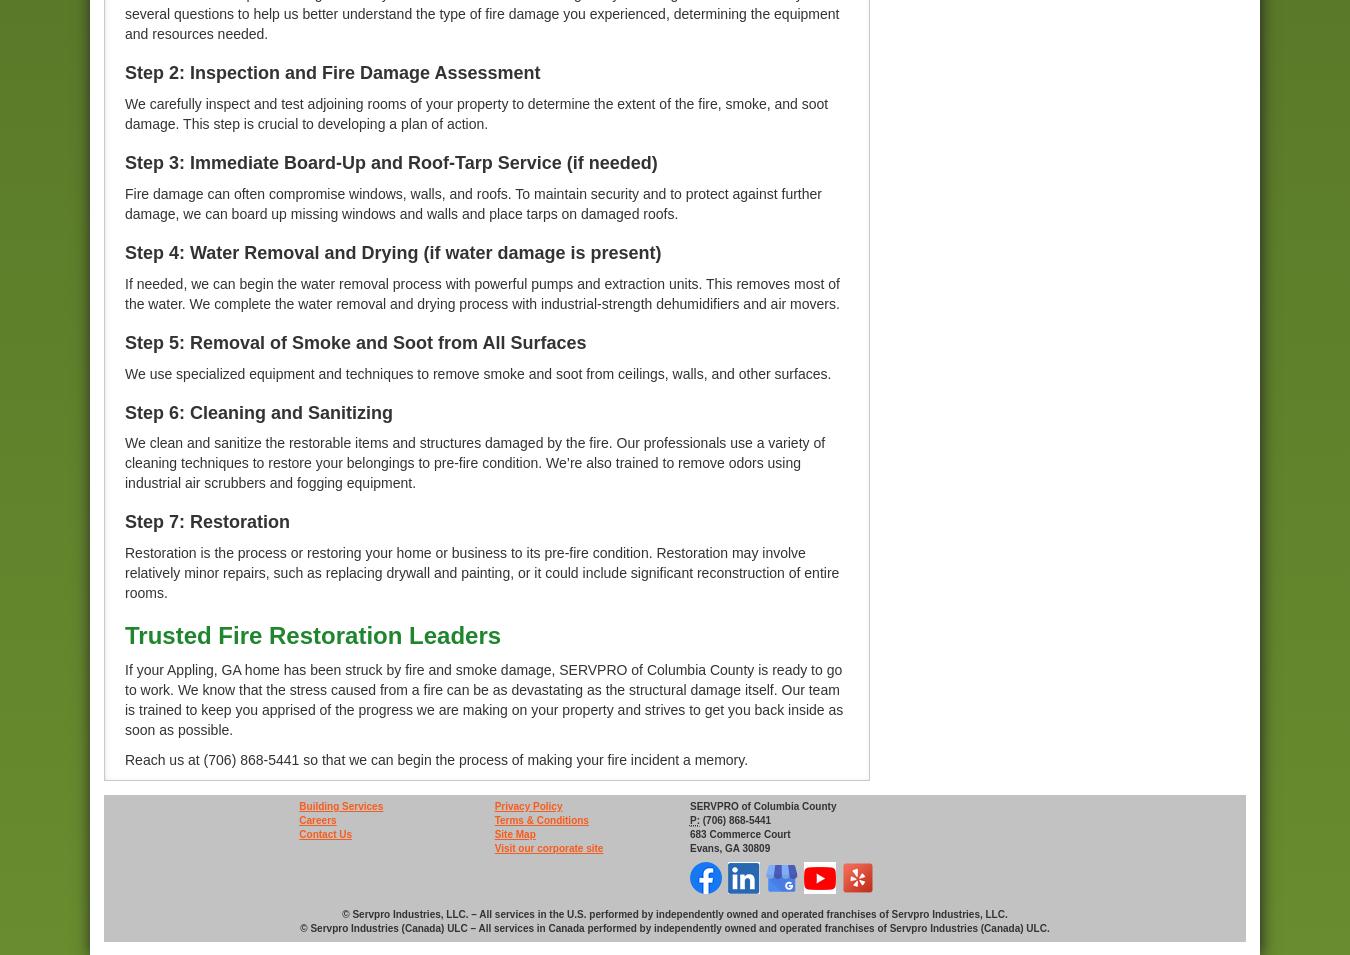  Describe the element at coordinates (539, 819) in the screenshot. I see `'Terms & Conditions'` at that location.